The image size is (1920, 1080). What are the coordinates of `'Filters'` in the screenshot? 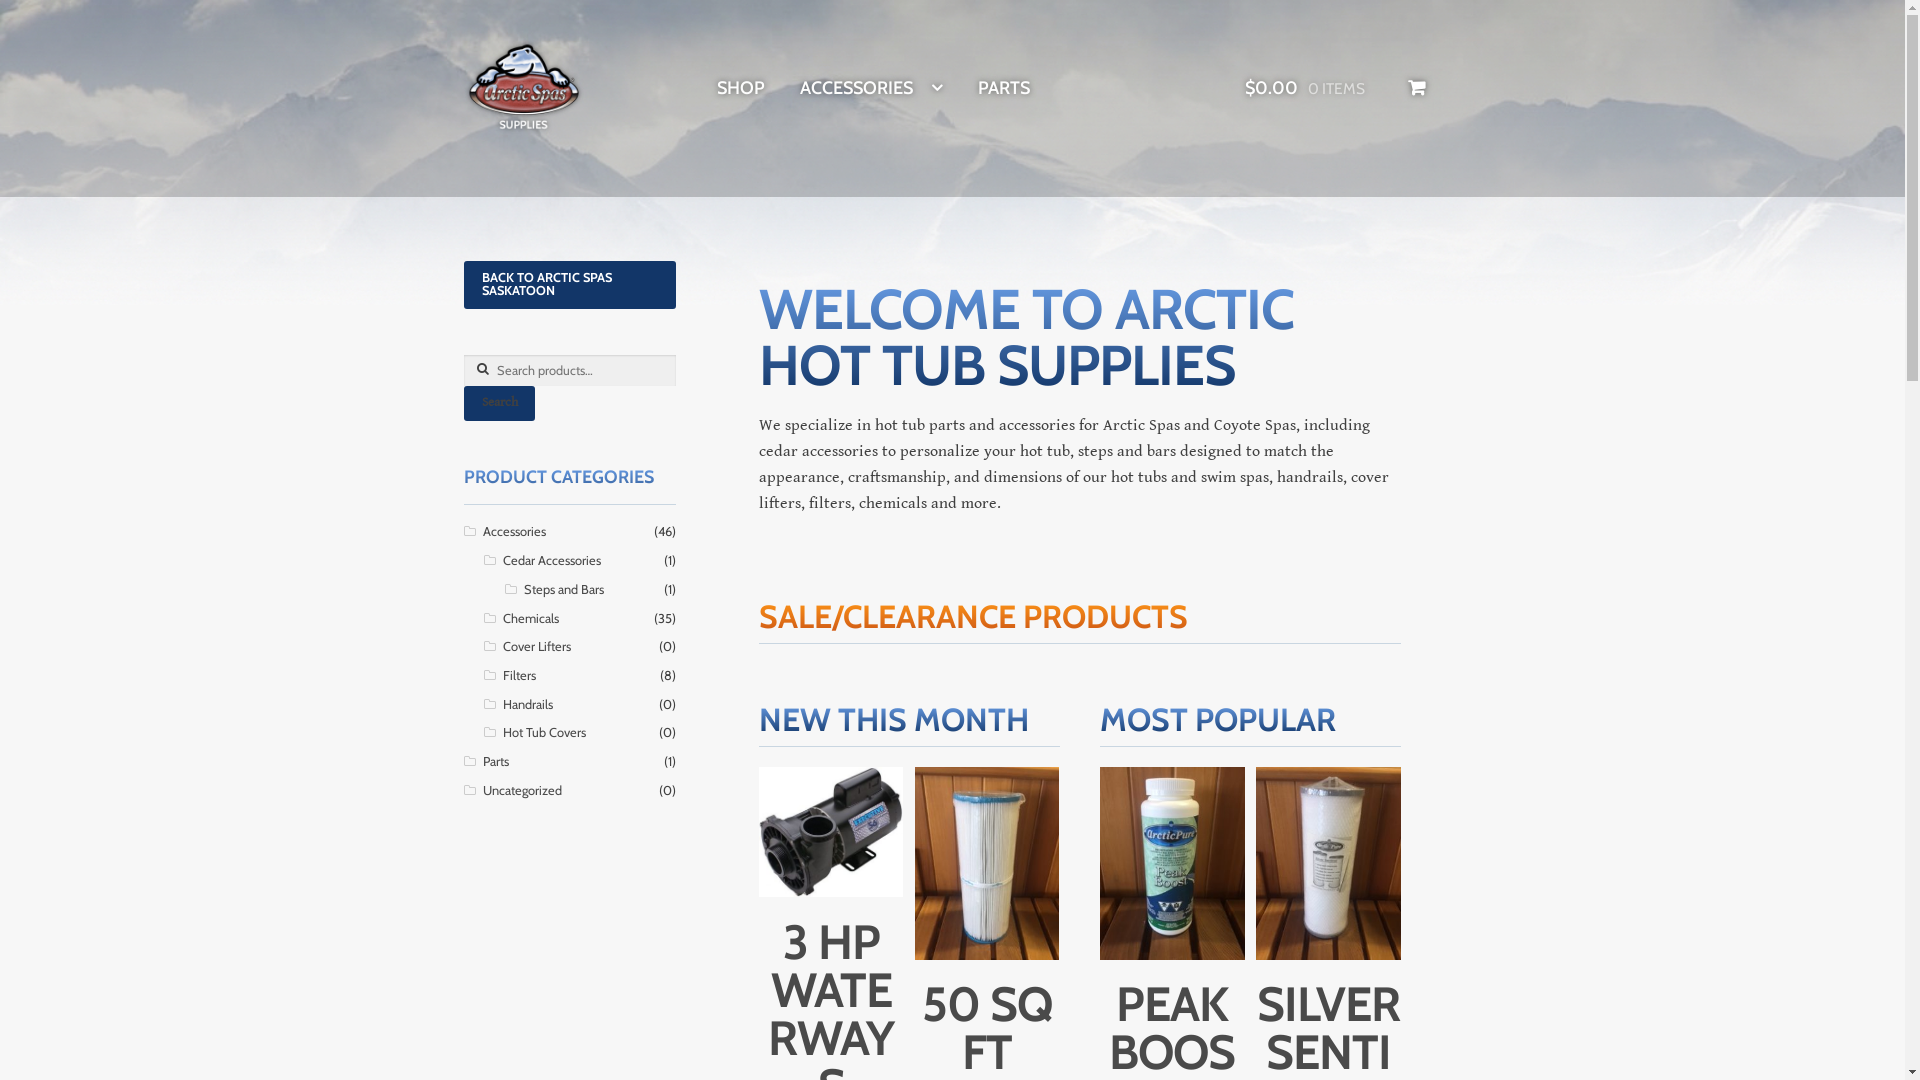 It's located at (519, 675).